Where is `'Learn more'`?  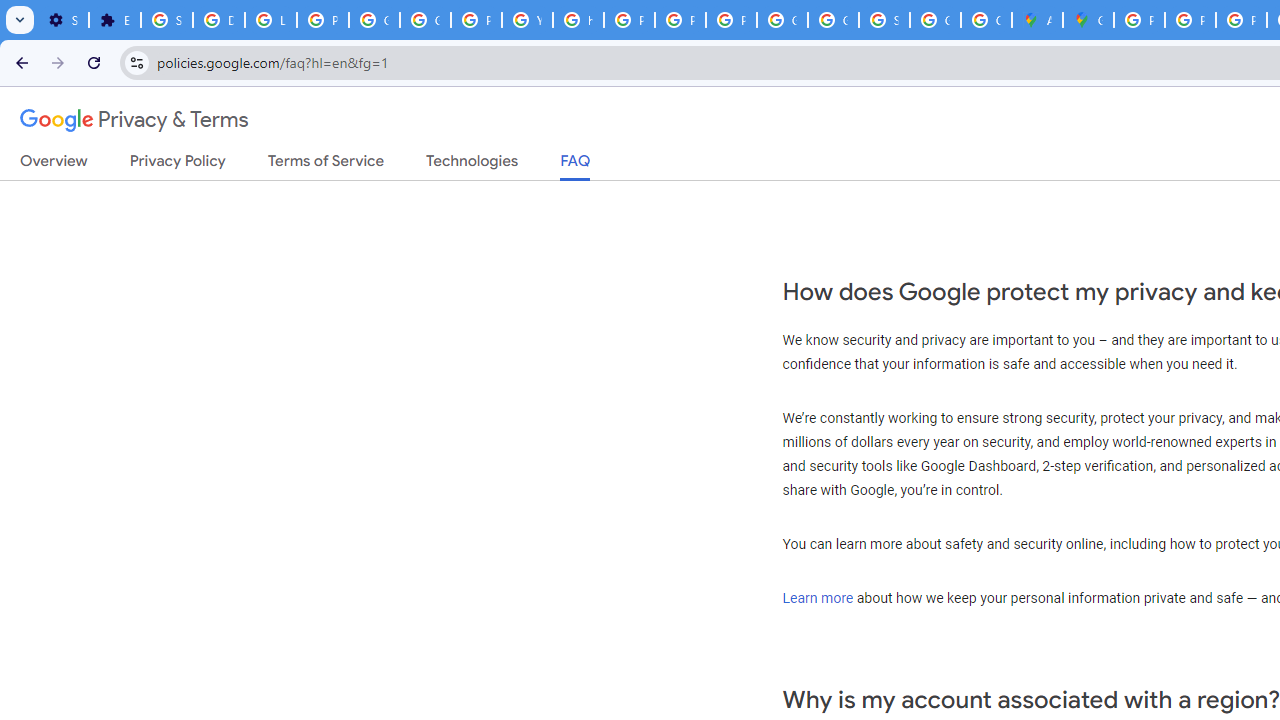 'Learn more' is located at coordinates (817, 596).